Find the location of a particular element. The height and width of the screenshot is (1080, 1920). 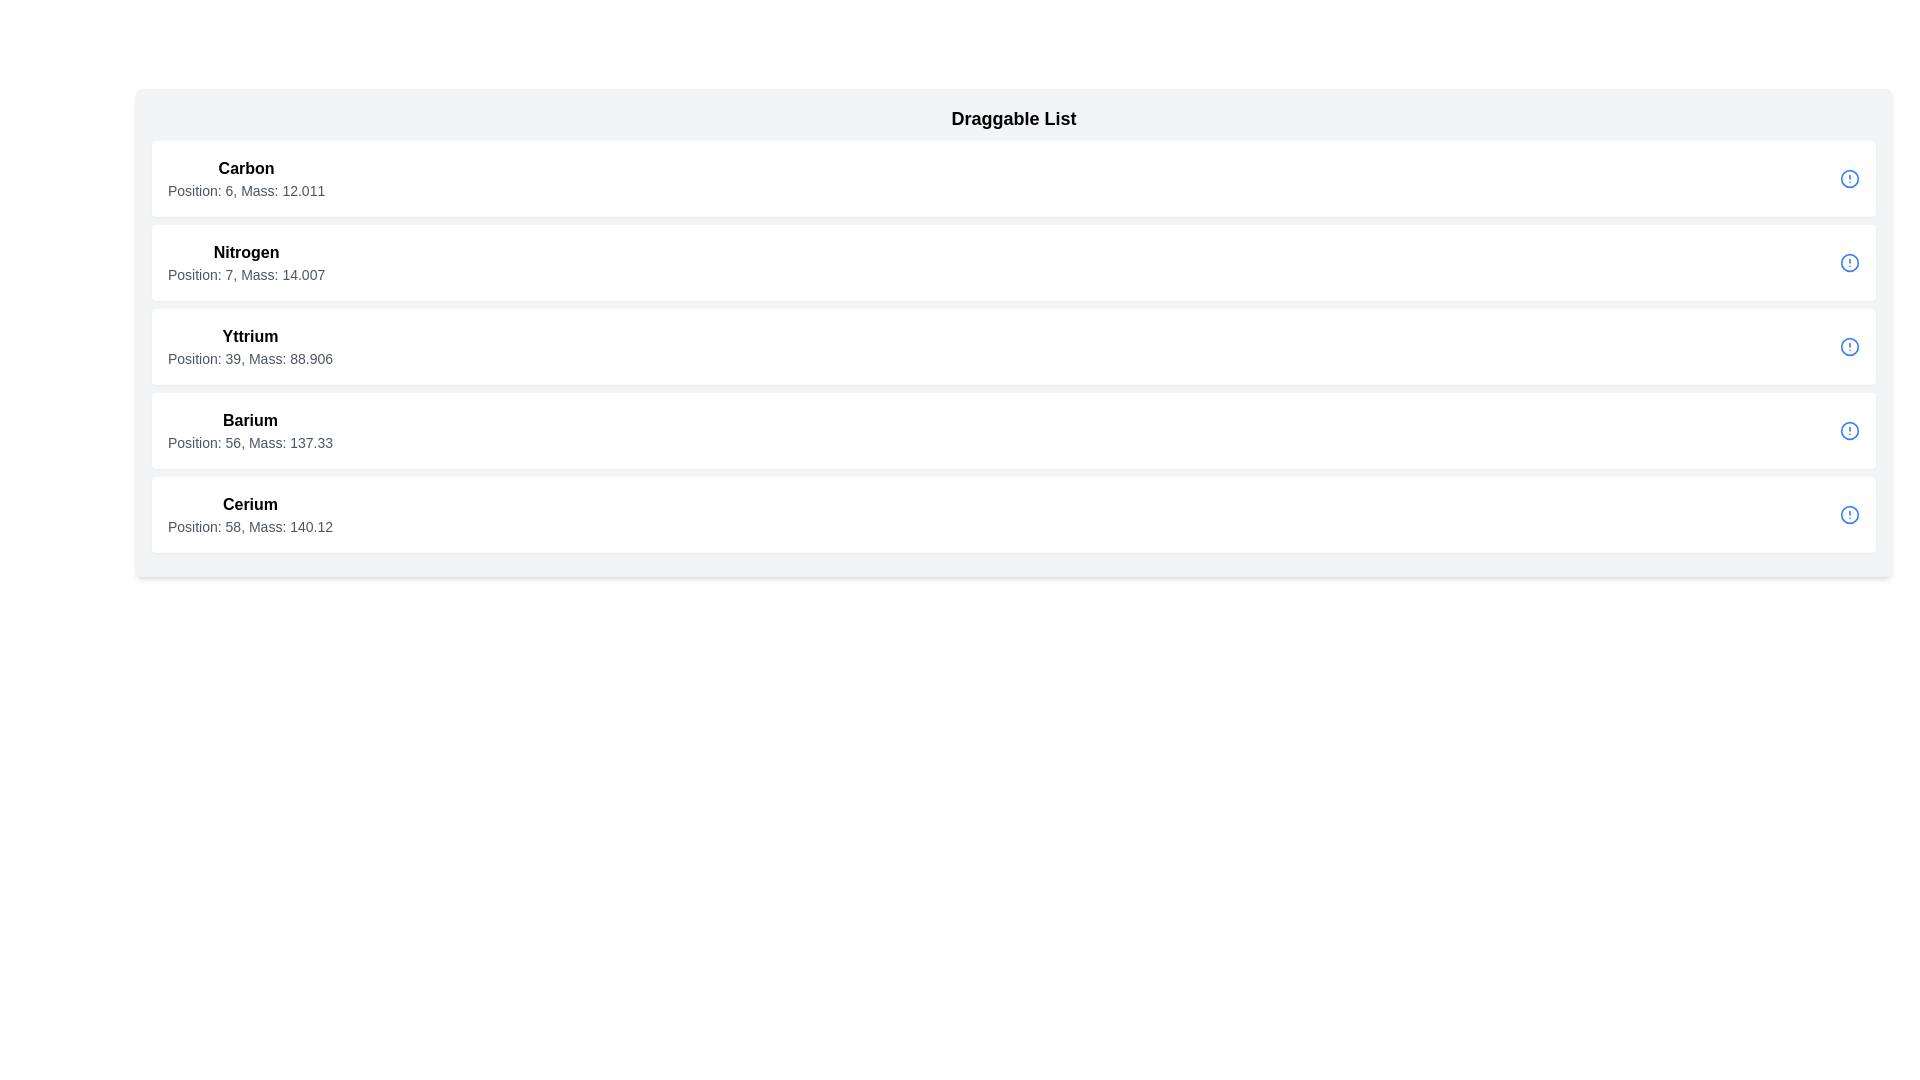

the list item displaying 'Cerium' with additional details 'Position: 58, Mass: 140.12' is located at coordinates (1013, 514).